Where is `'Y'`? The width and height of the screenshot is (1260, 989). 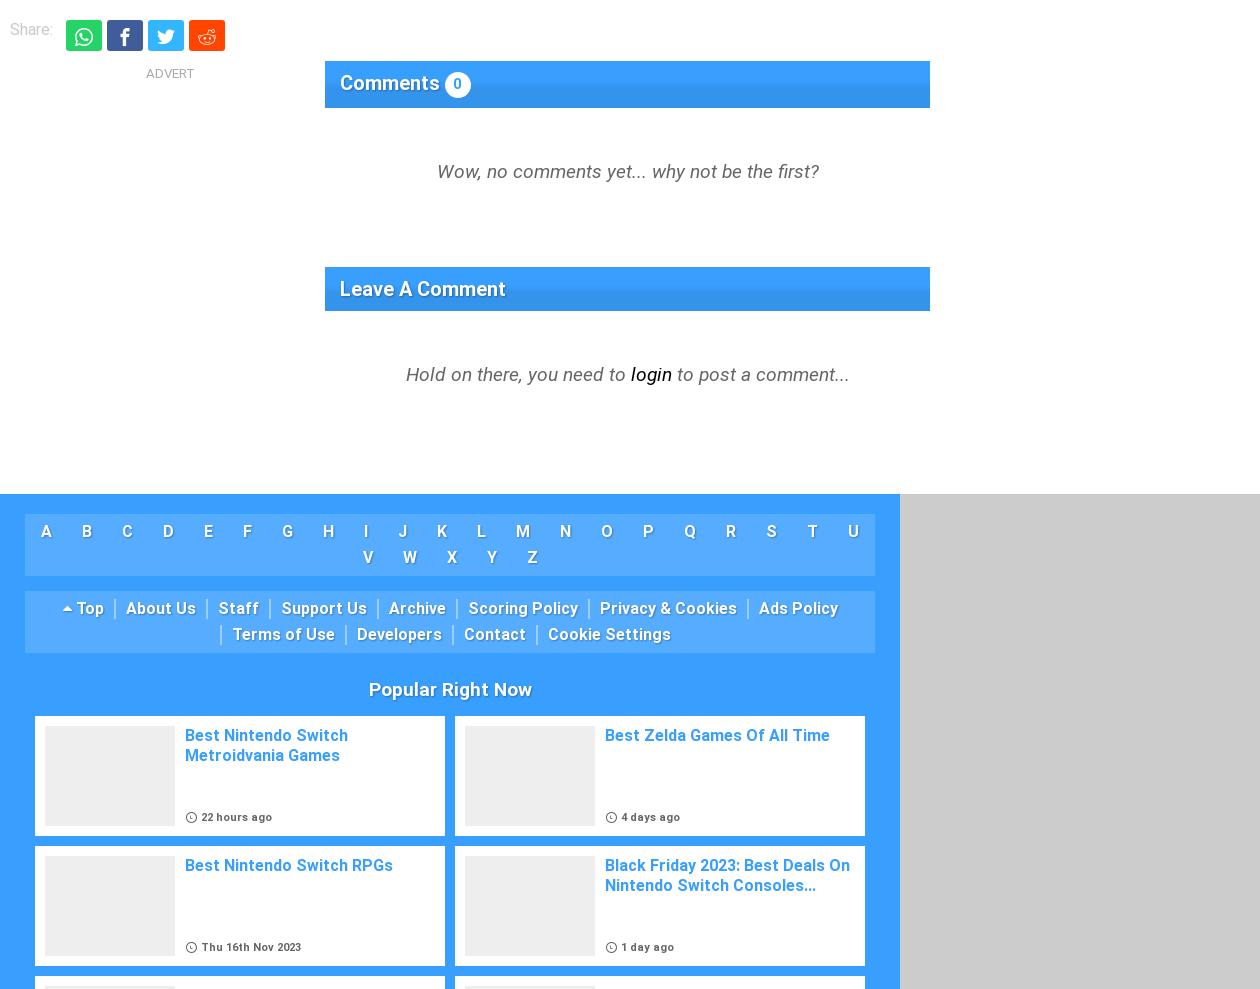
'Y' is located at coordinates (491, 556).